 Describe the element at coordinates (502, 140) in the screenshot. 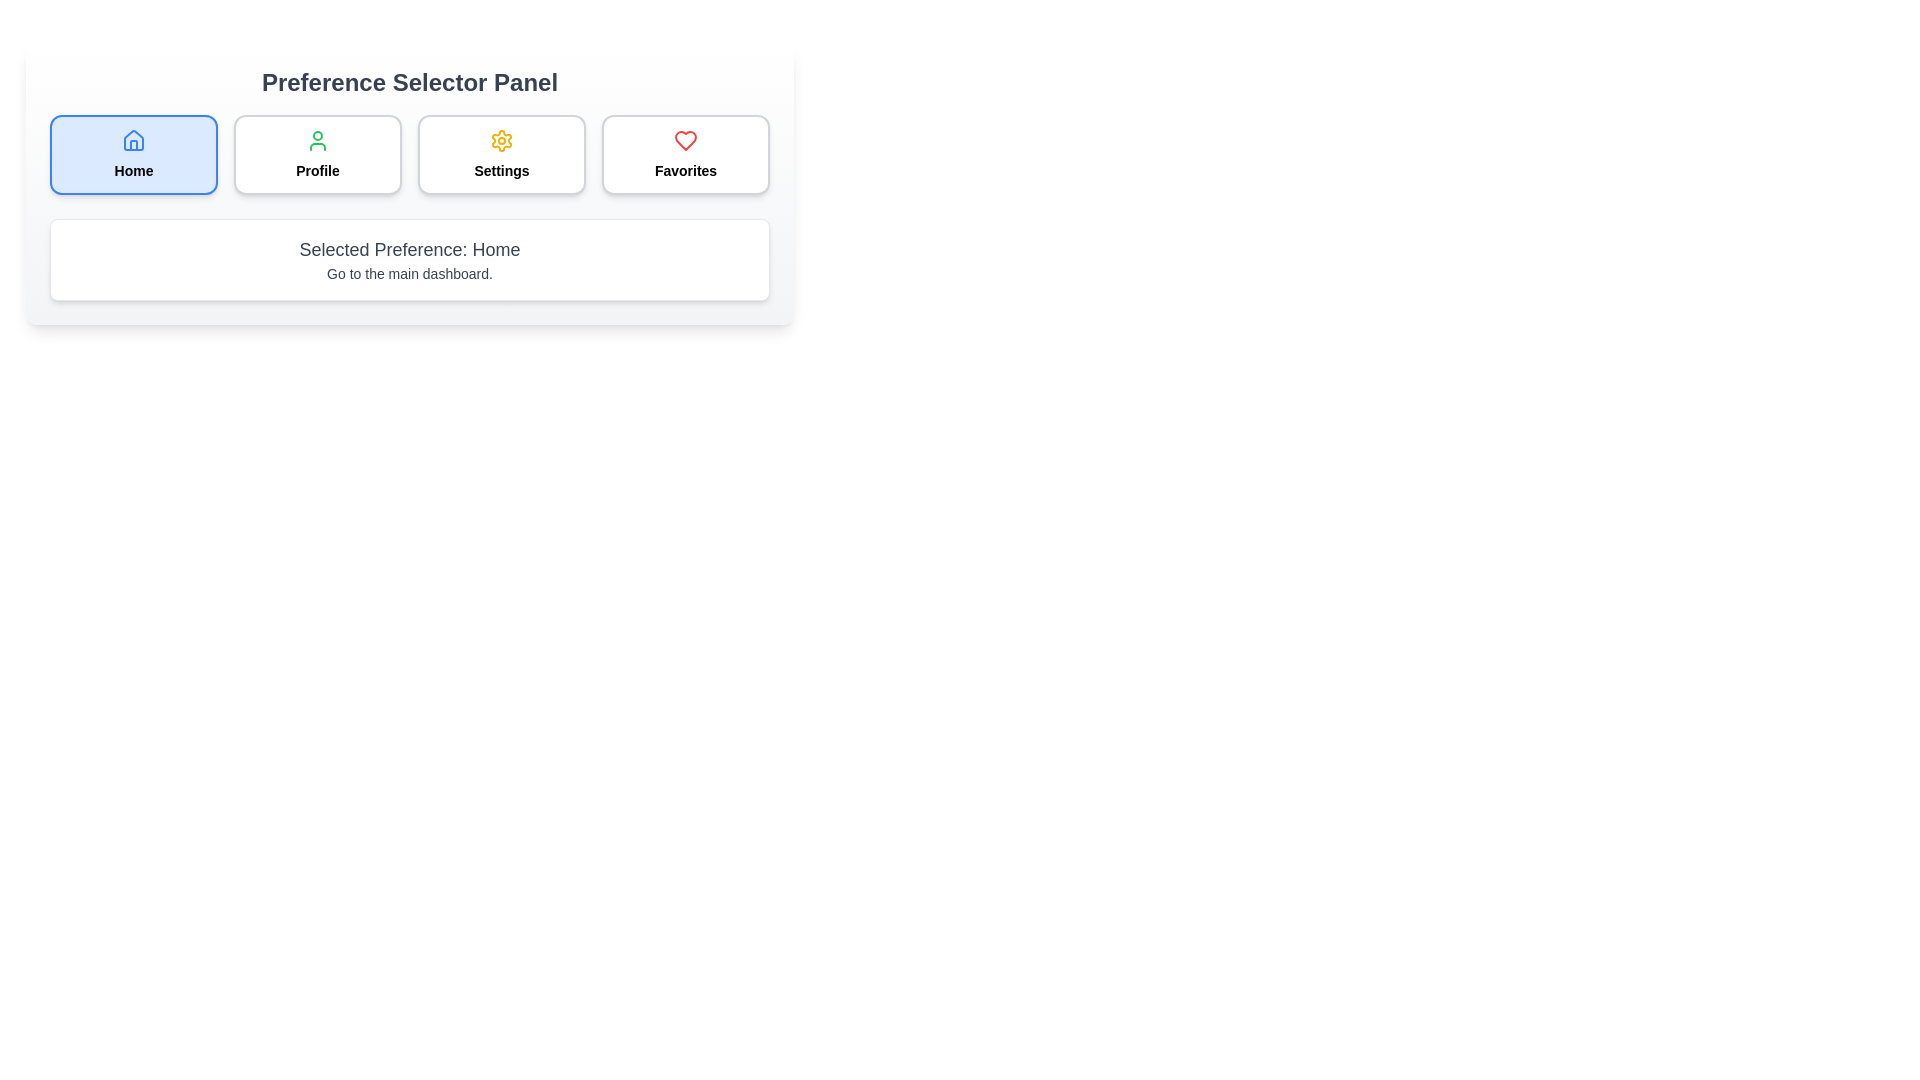

I see `the 'Settings' icon located as the third option in the row of four buttons` at that location.